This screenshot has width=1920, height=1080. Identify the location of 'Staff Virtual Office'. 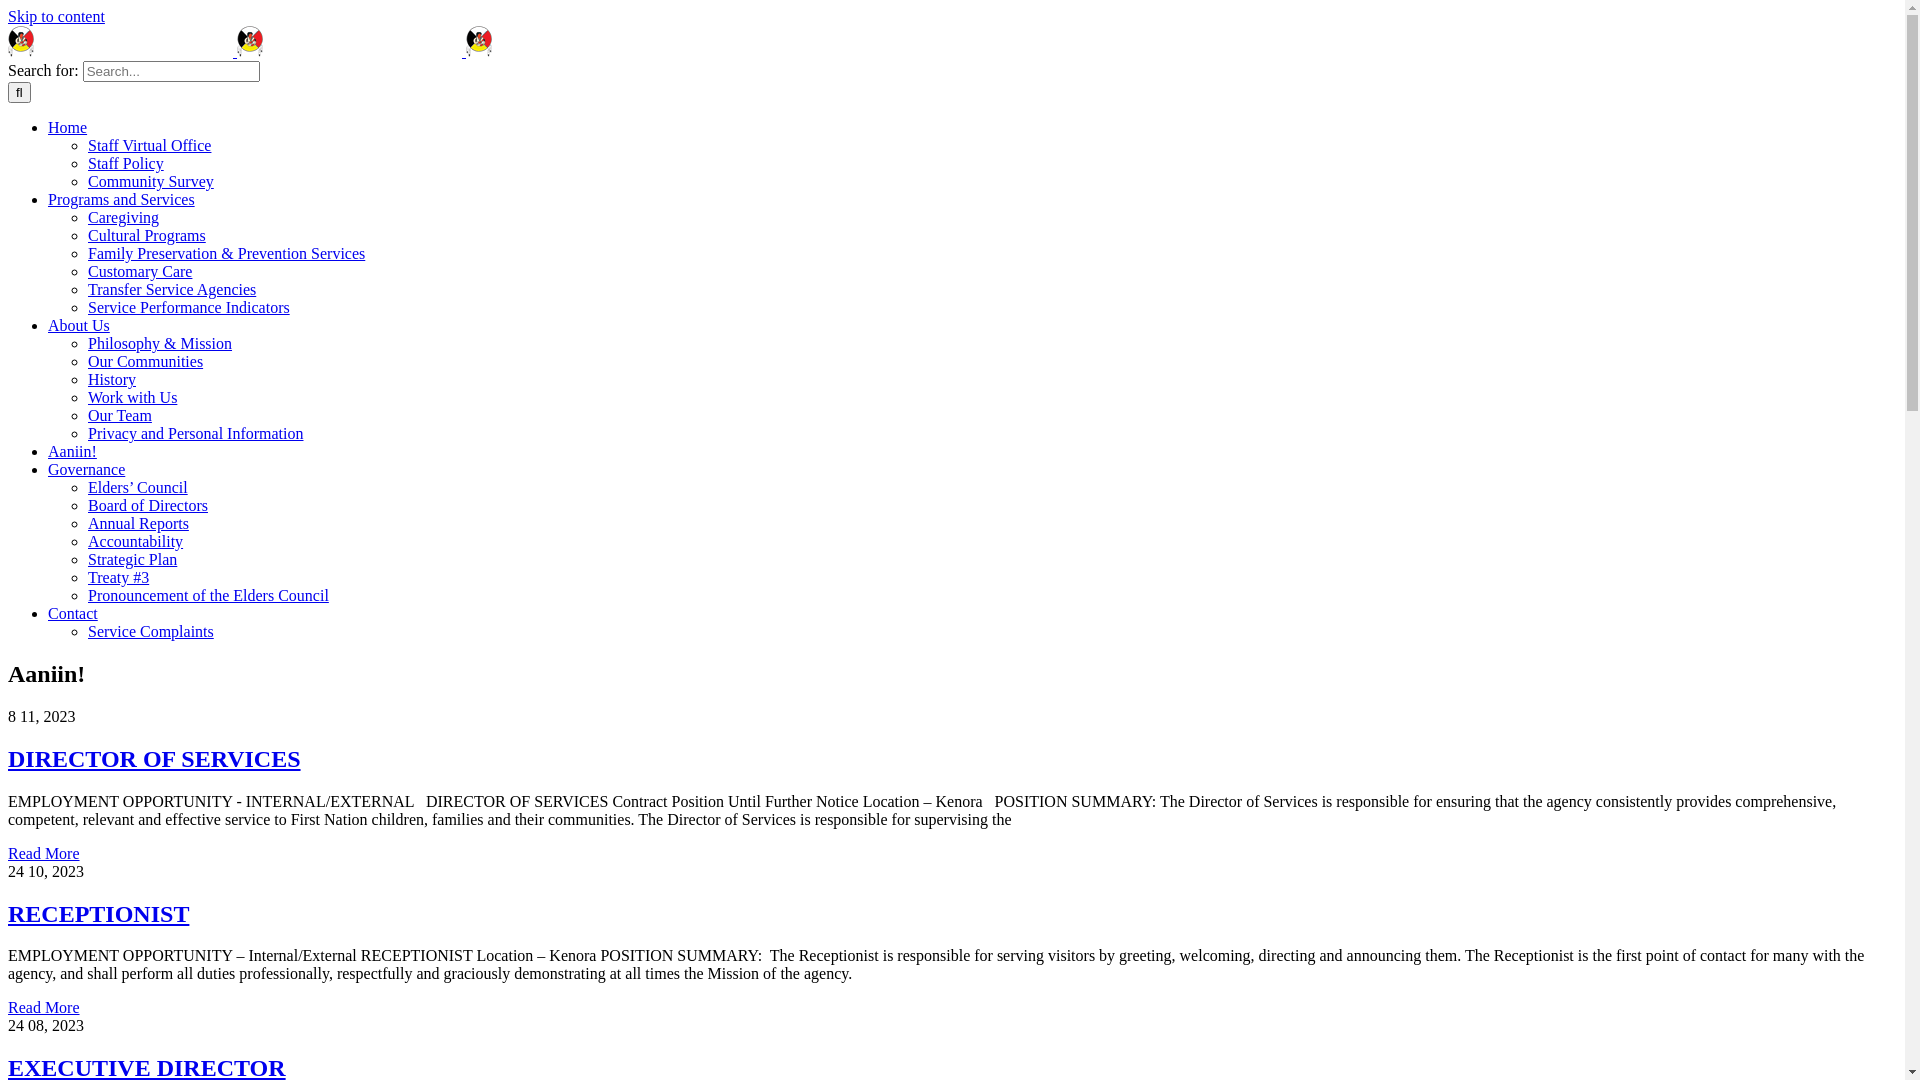
(148, 144).